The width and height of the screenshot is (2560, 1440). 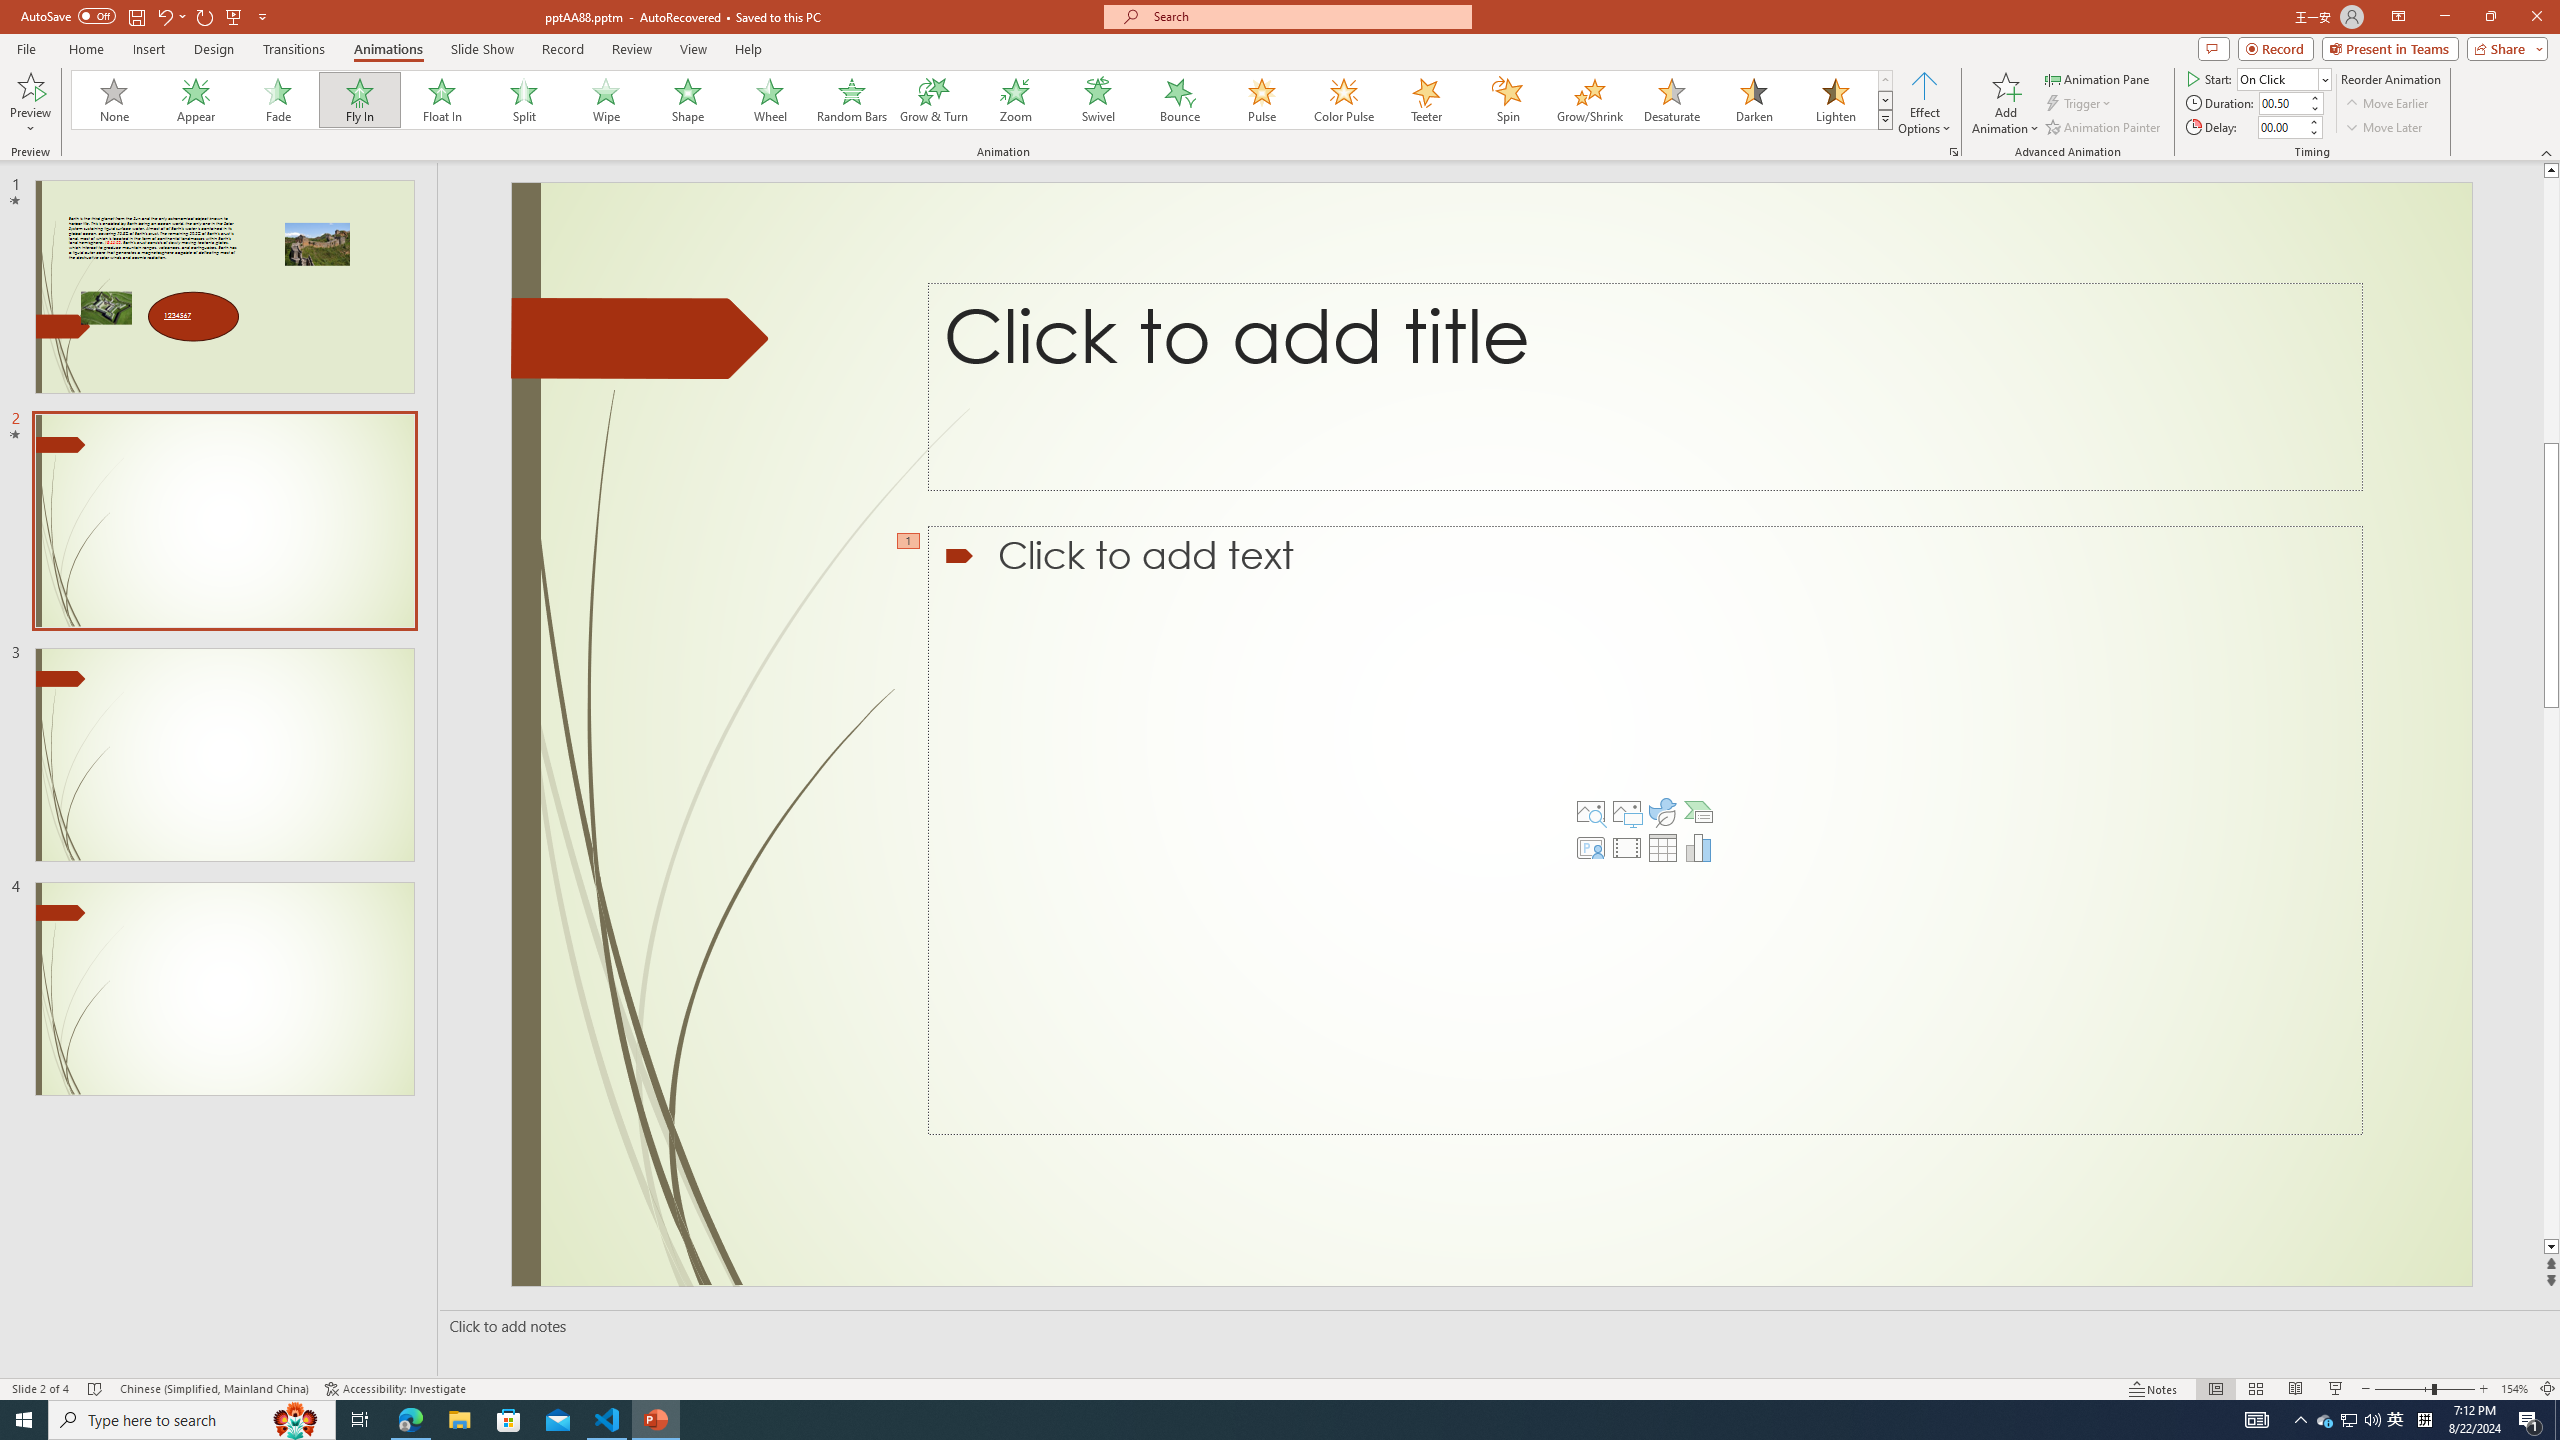 What do you see at coordinates (1626, 847) in the screenshot?
I see `'Insert Video'` at bounding box center [1626, 847].